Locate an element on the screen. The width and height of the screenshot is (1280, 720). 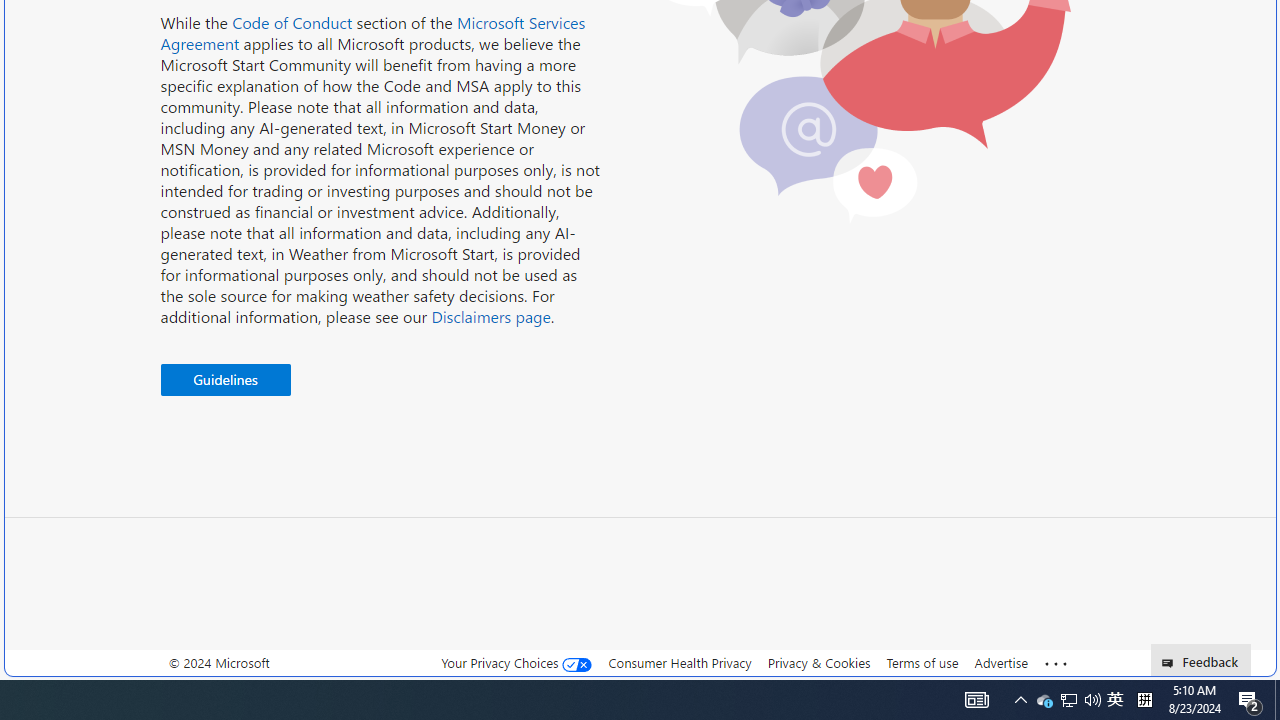
'Terms of use' is located at coordinates (921, 662).